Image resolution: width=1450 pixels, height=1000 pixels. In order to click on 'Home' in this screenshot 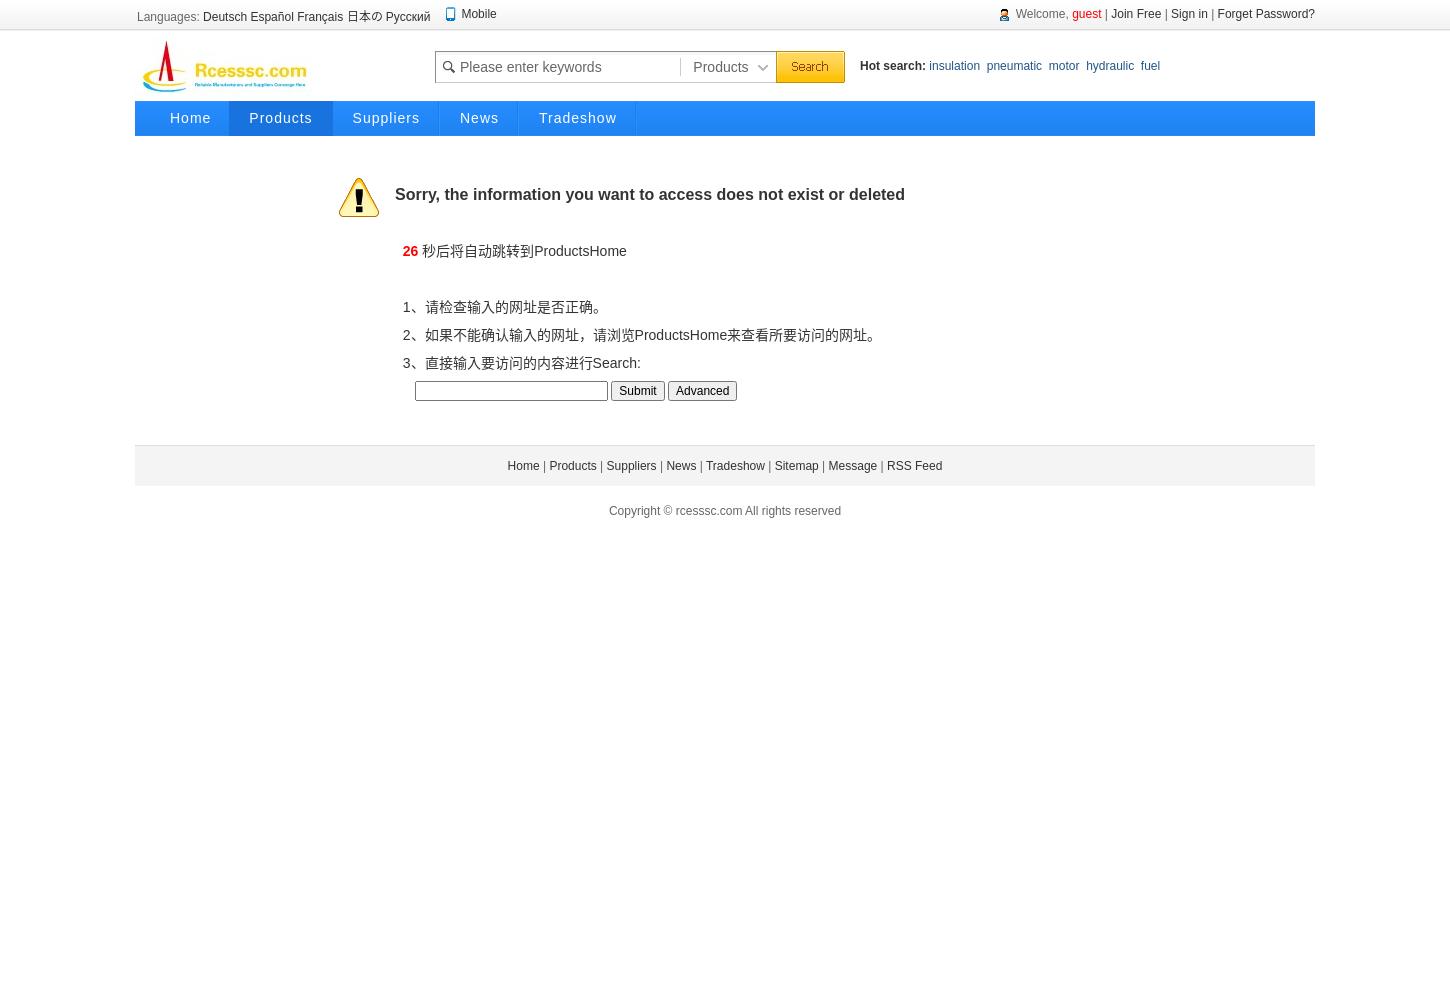, I will do `click(523, 465)`.